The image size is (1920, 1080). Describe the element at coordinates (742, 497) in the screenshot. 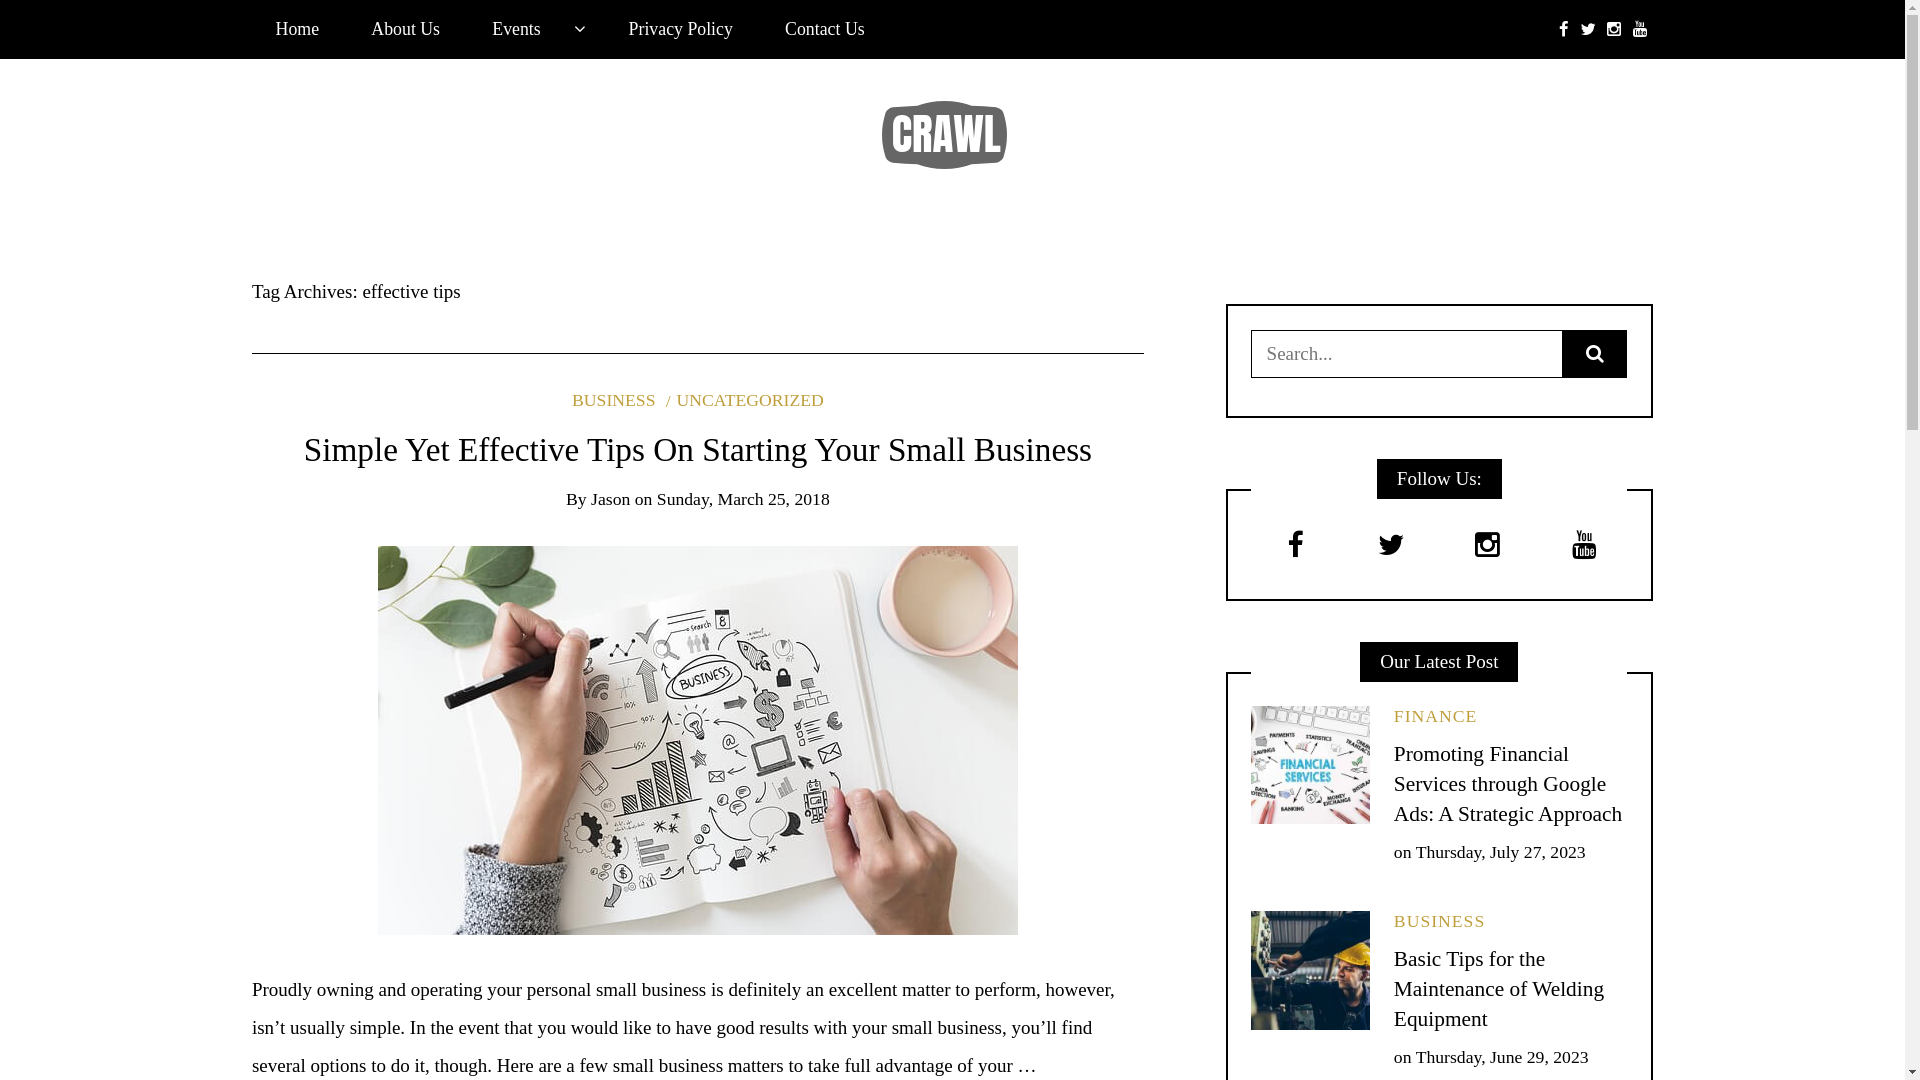

I see `'Sunday, March 25, 2018'` at that location.